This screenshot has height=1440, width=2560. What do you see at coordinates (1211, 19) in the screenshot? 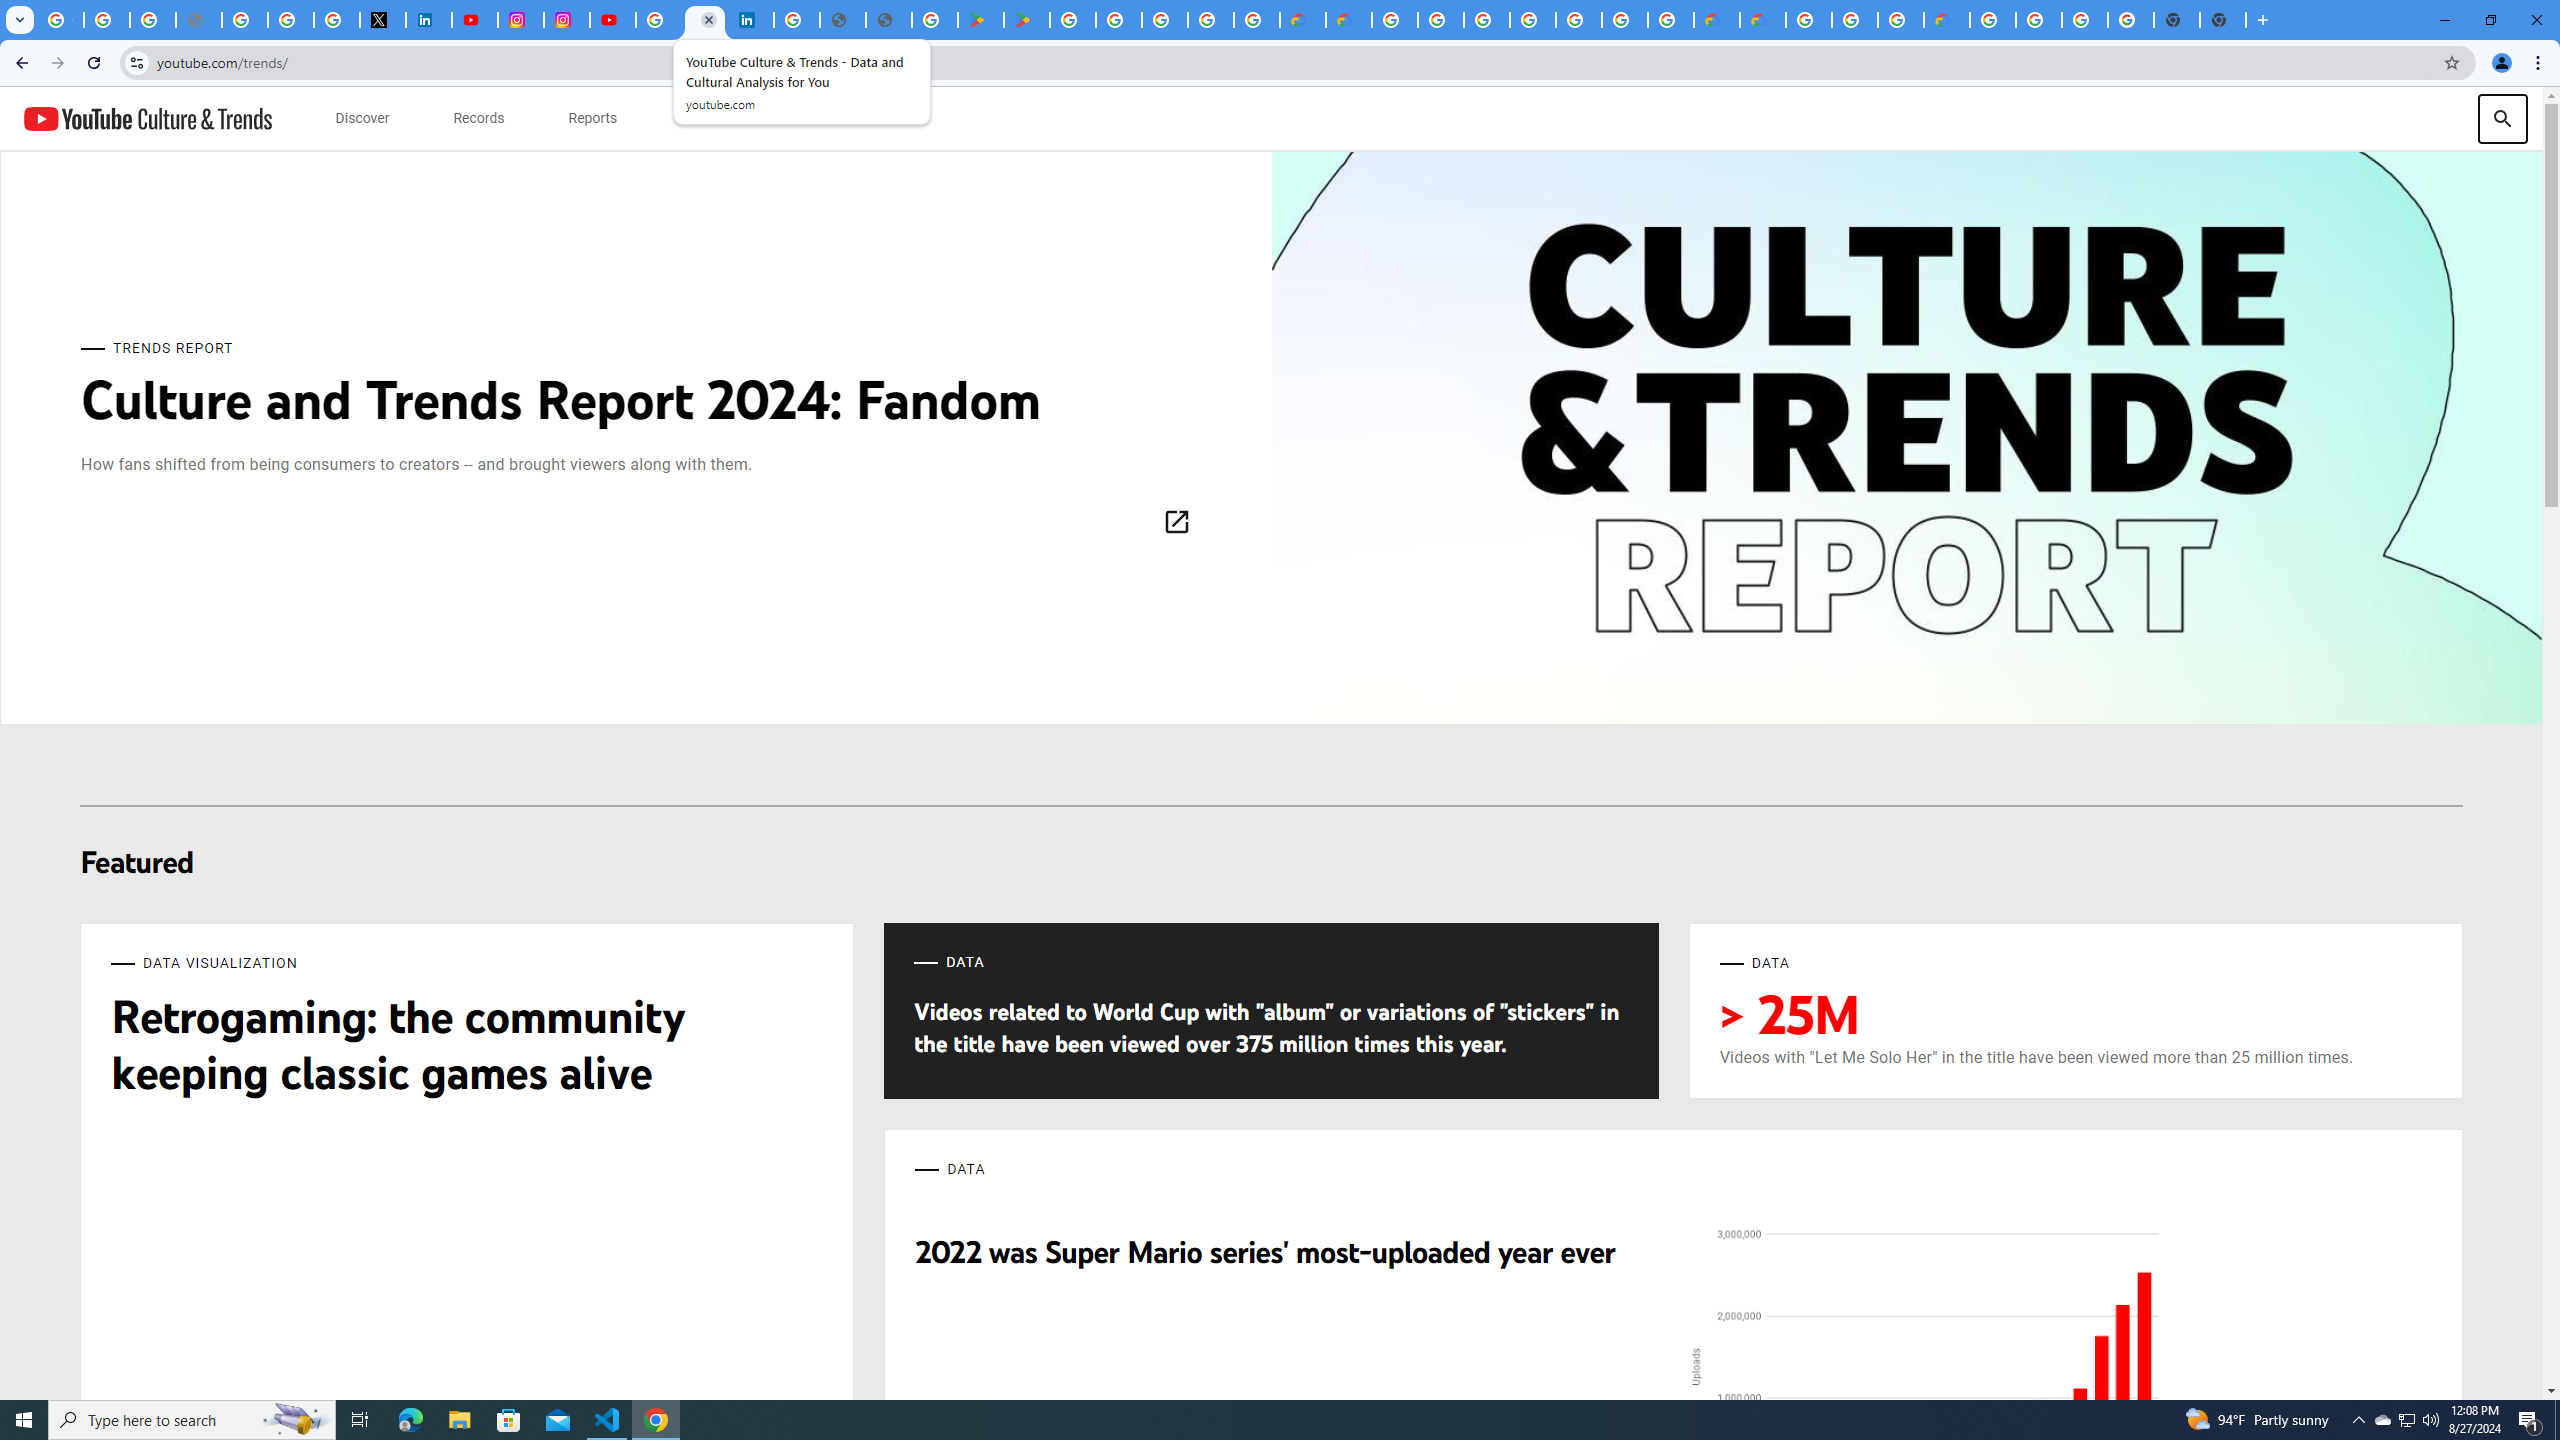
I see `'Google Workspace - Specific Terms'` at bounding box center [1211, 19].